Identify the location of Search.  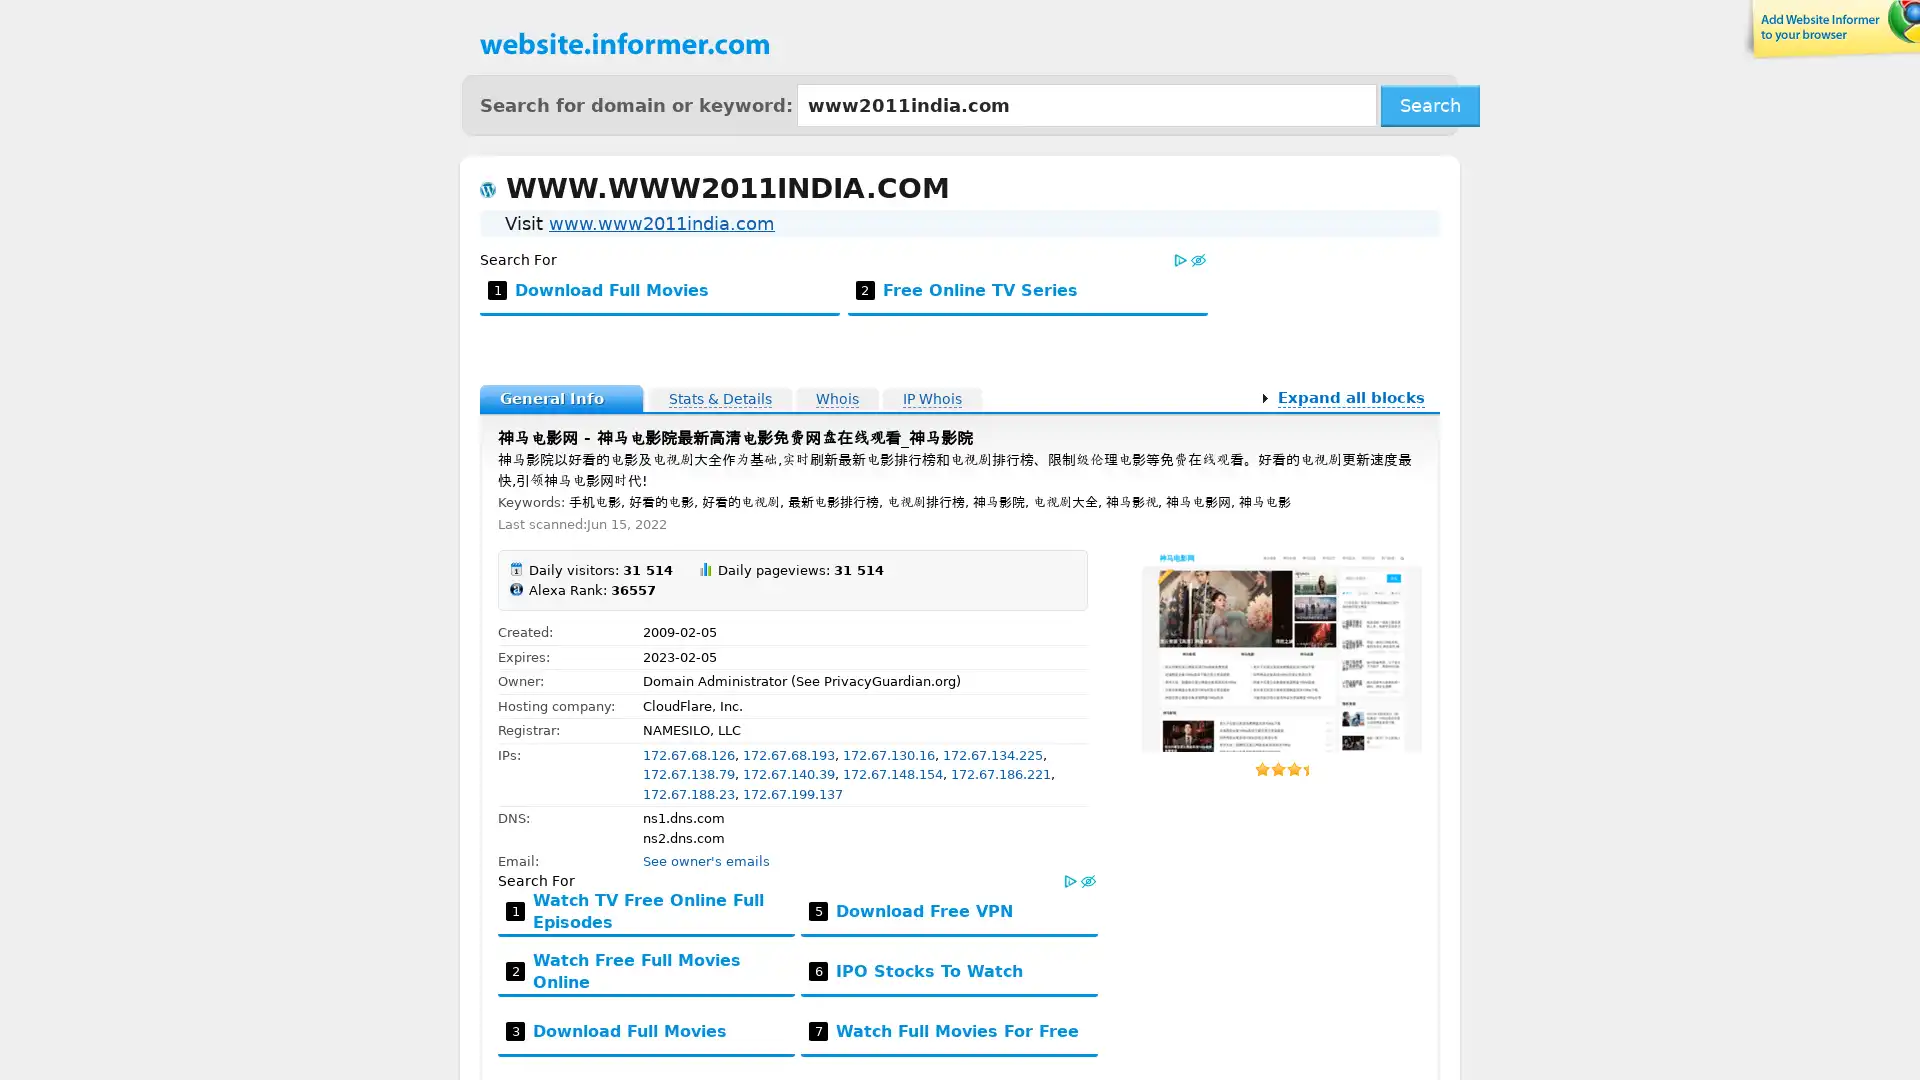
(1429, 104).